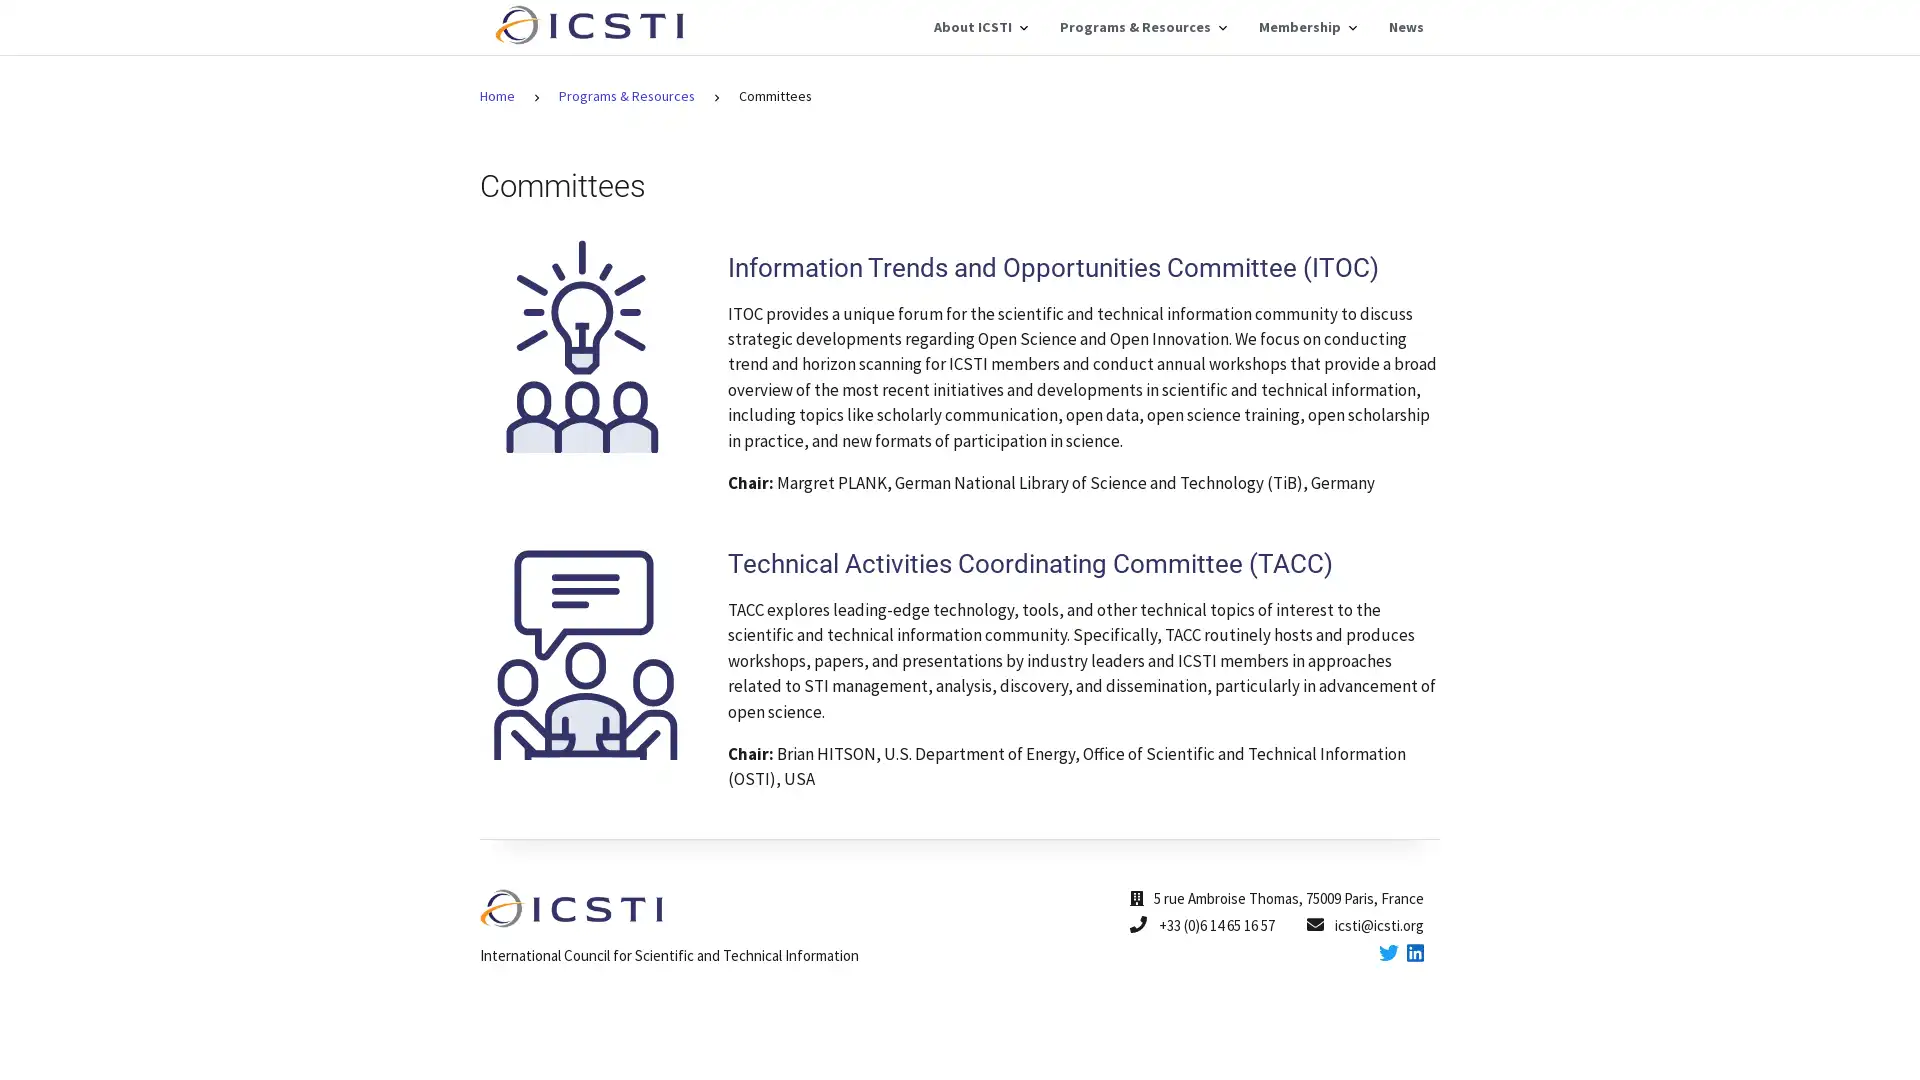  I want to click on Programs & Resources, so click(1143, 27).